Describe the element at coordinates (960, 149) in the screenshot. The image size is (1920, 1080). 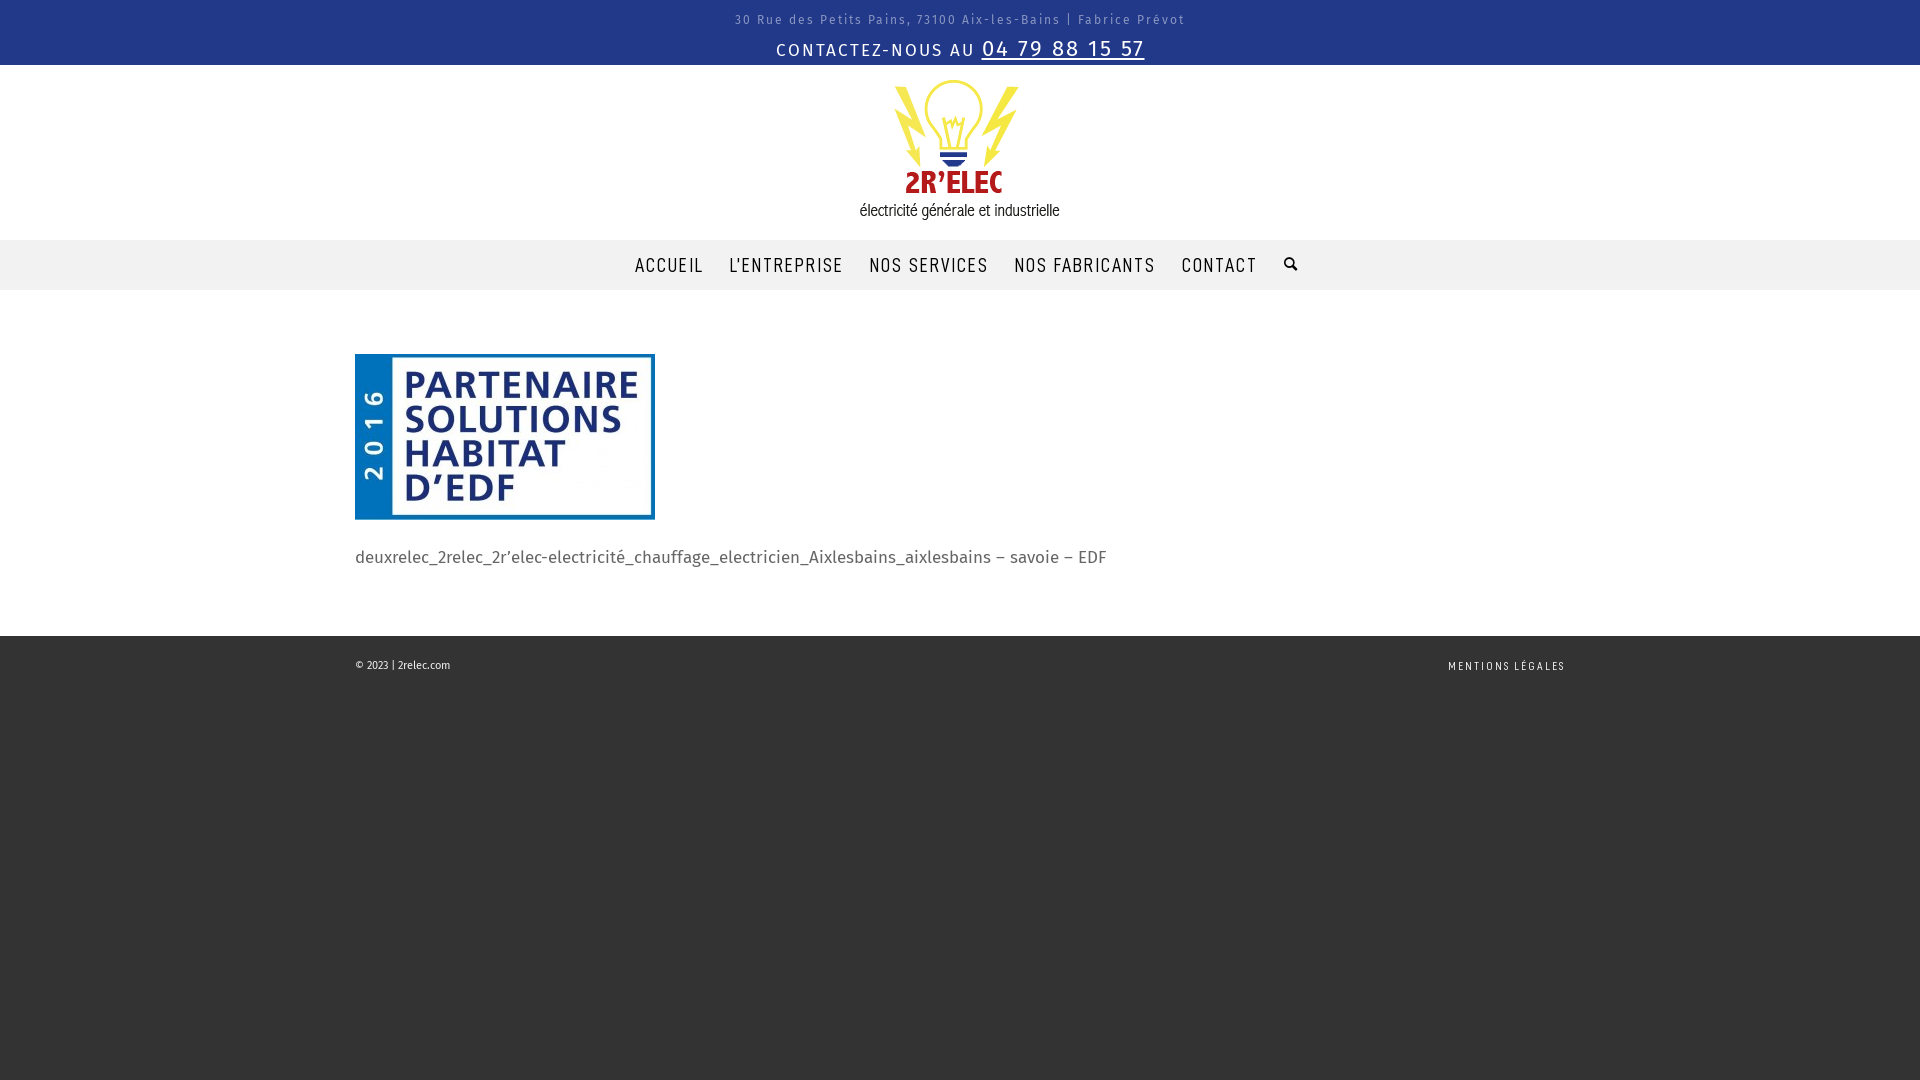
I see `'logo_2relec_'` at that location.